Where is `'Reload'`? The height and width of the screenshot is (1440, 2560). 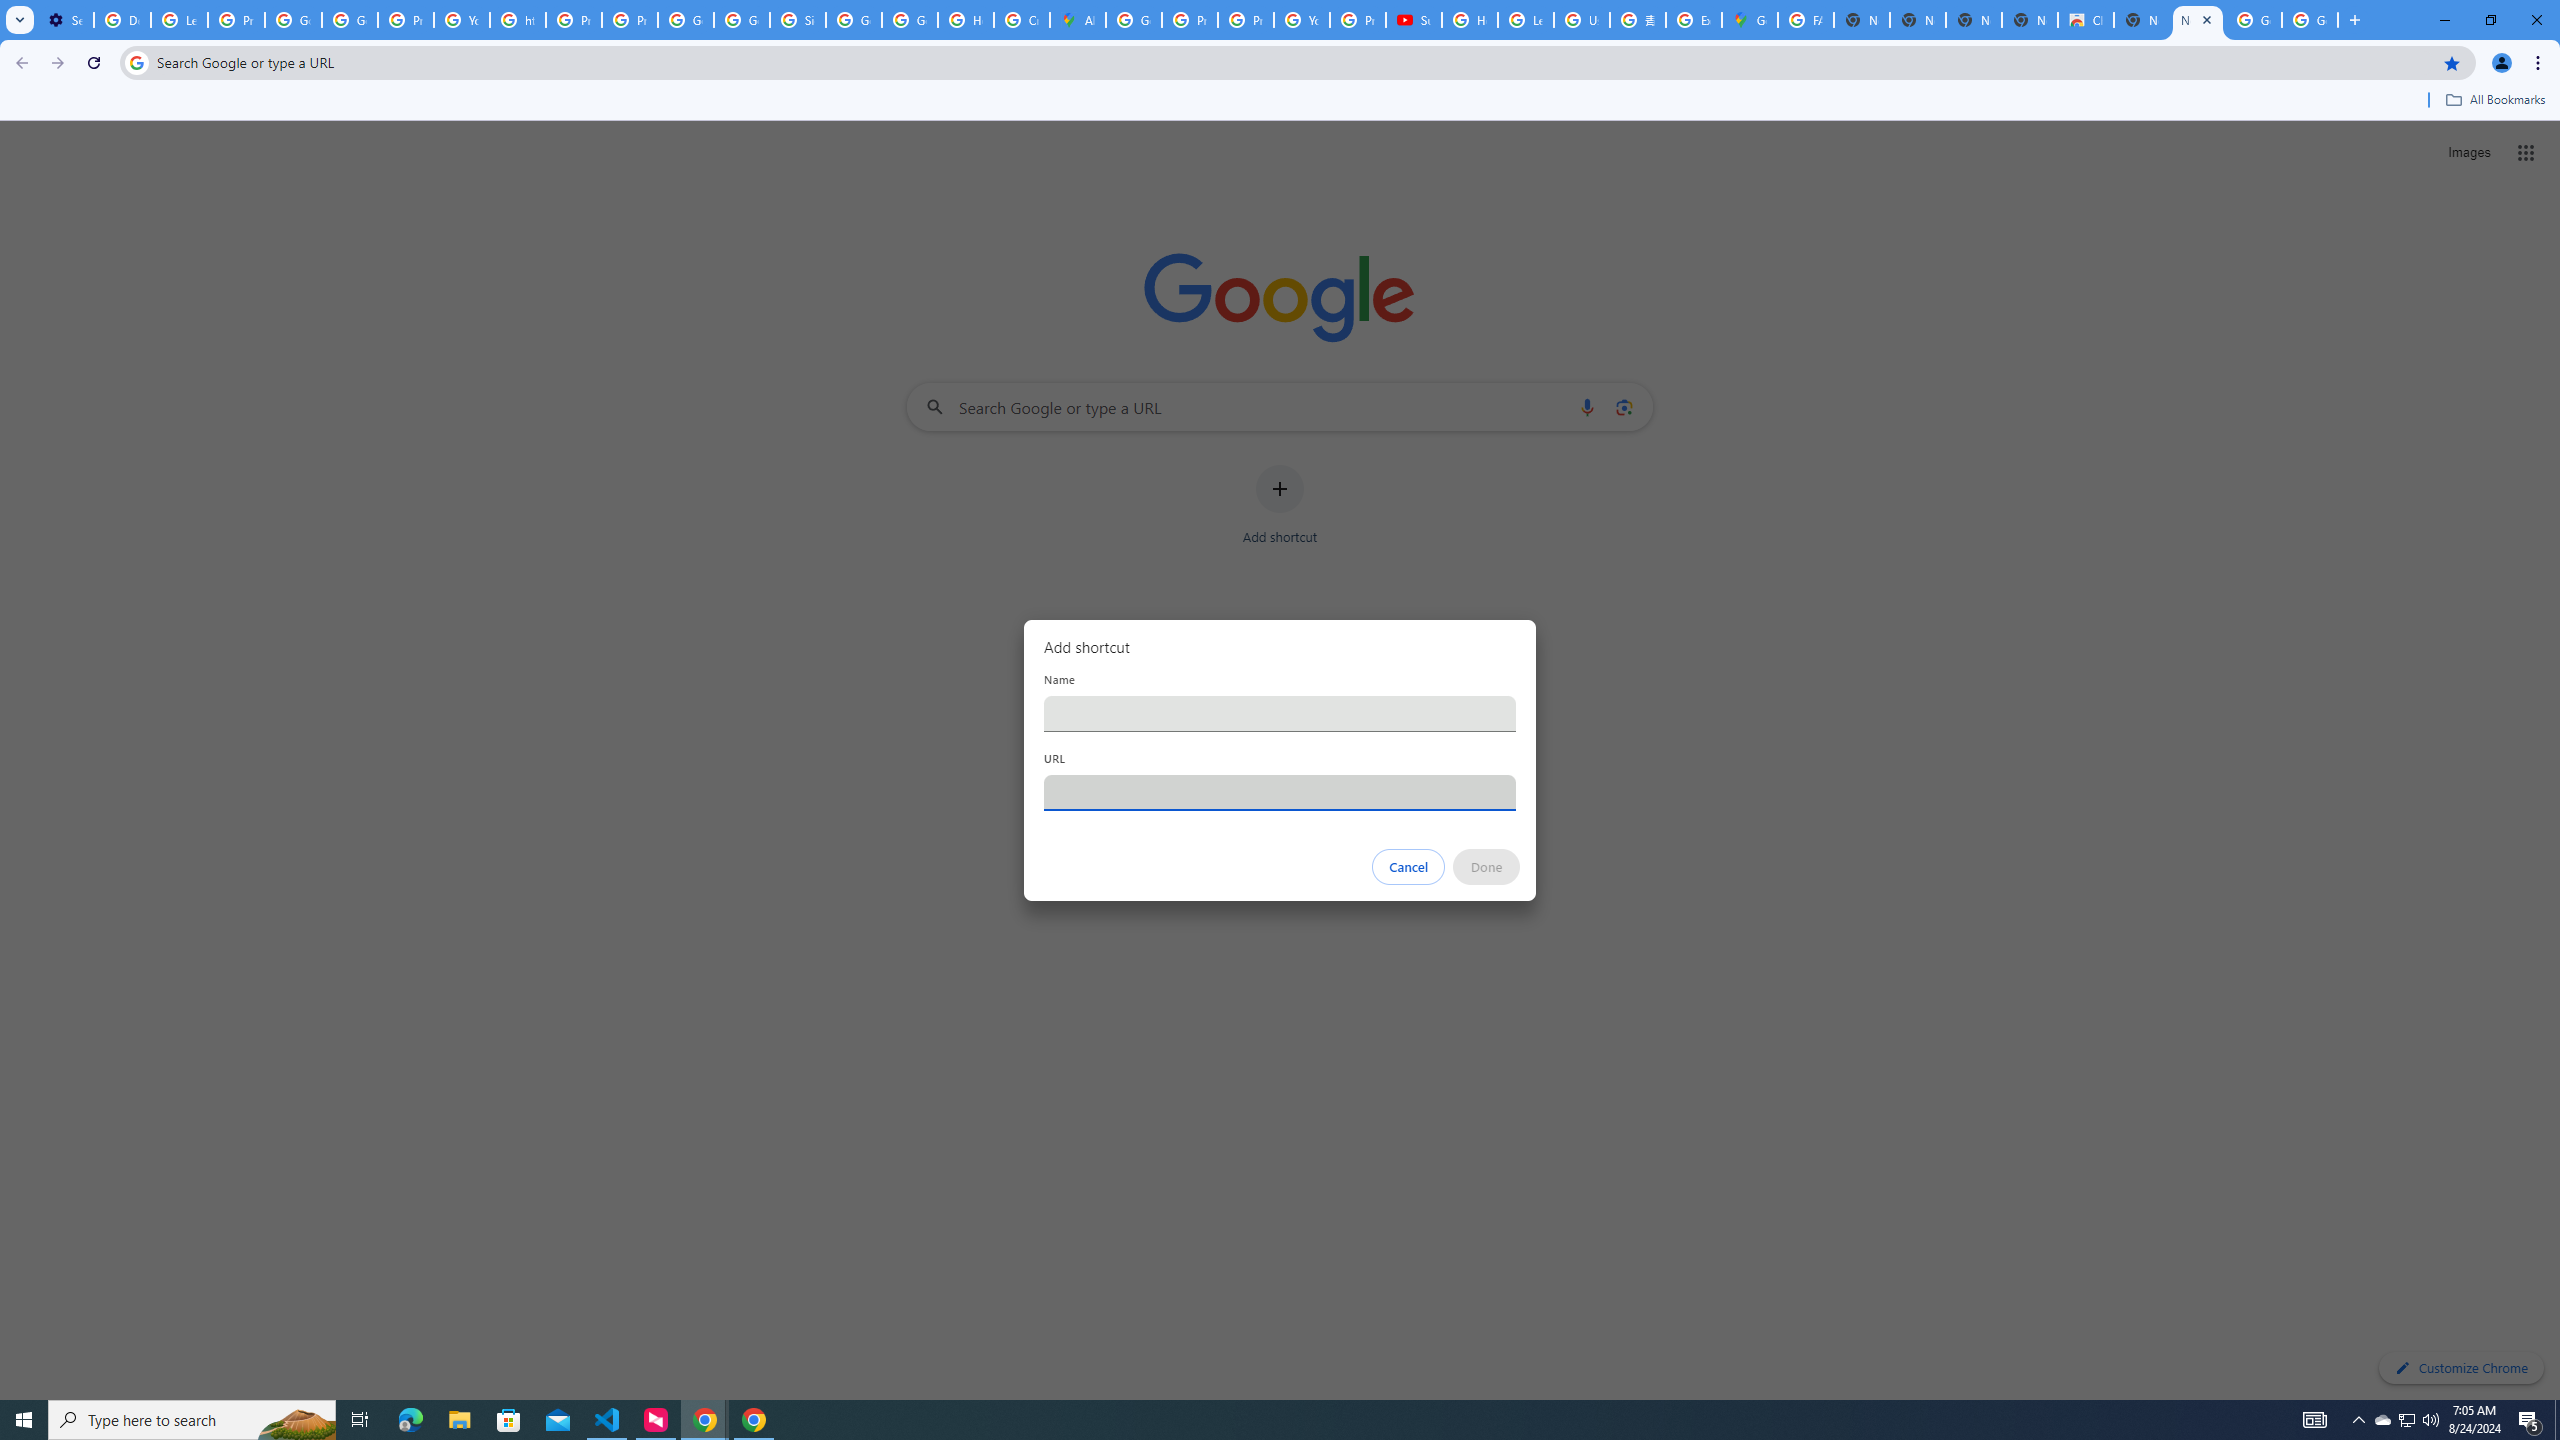
'Reload' is located at coordinates (93, 62).